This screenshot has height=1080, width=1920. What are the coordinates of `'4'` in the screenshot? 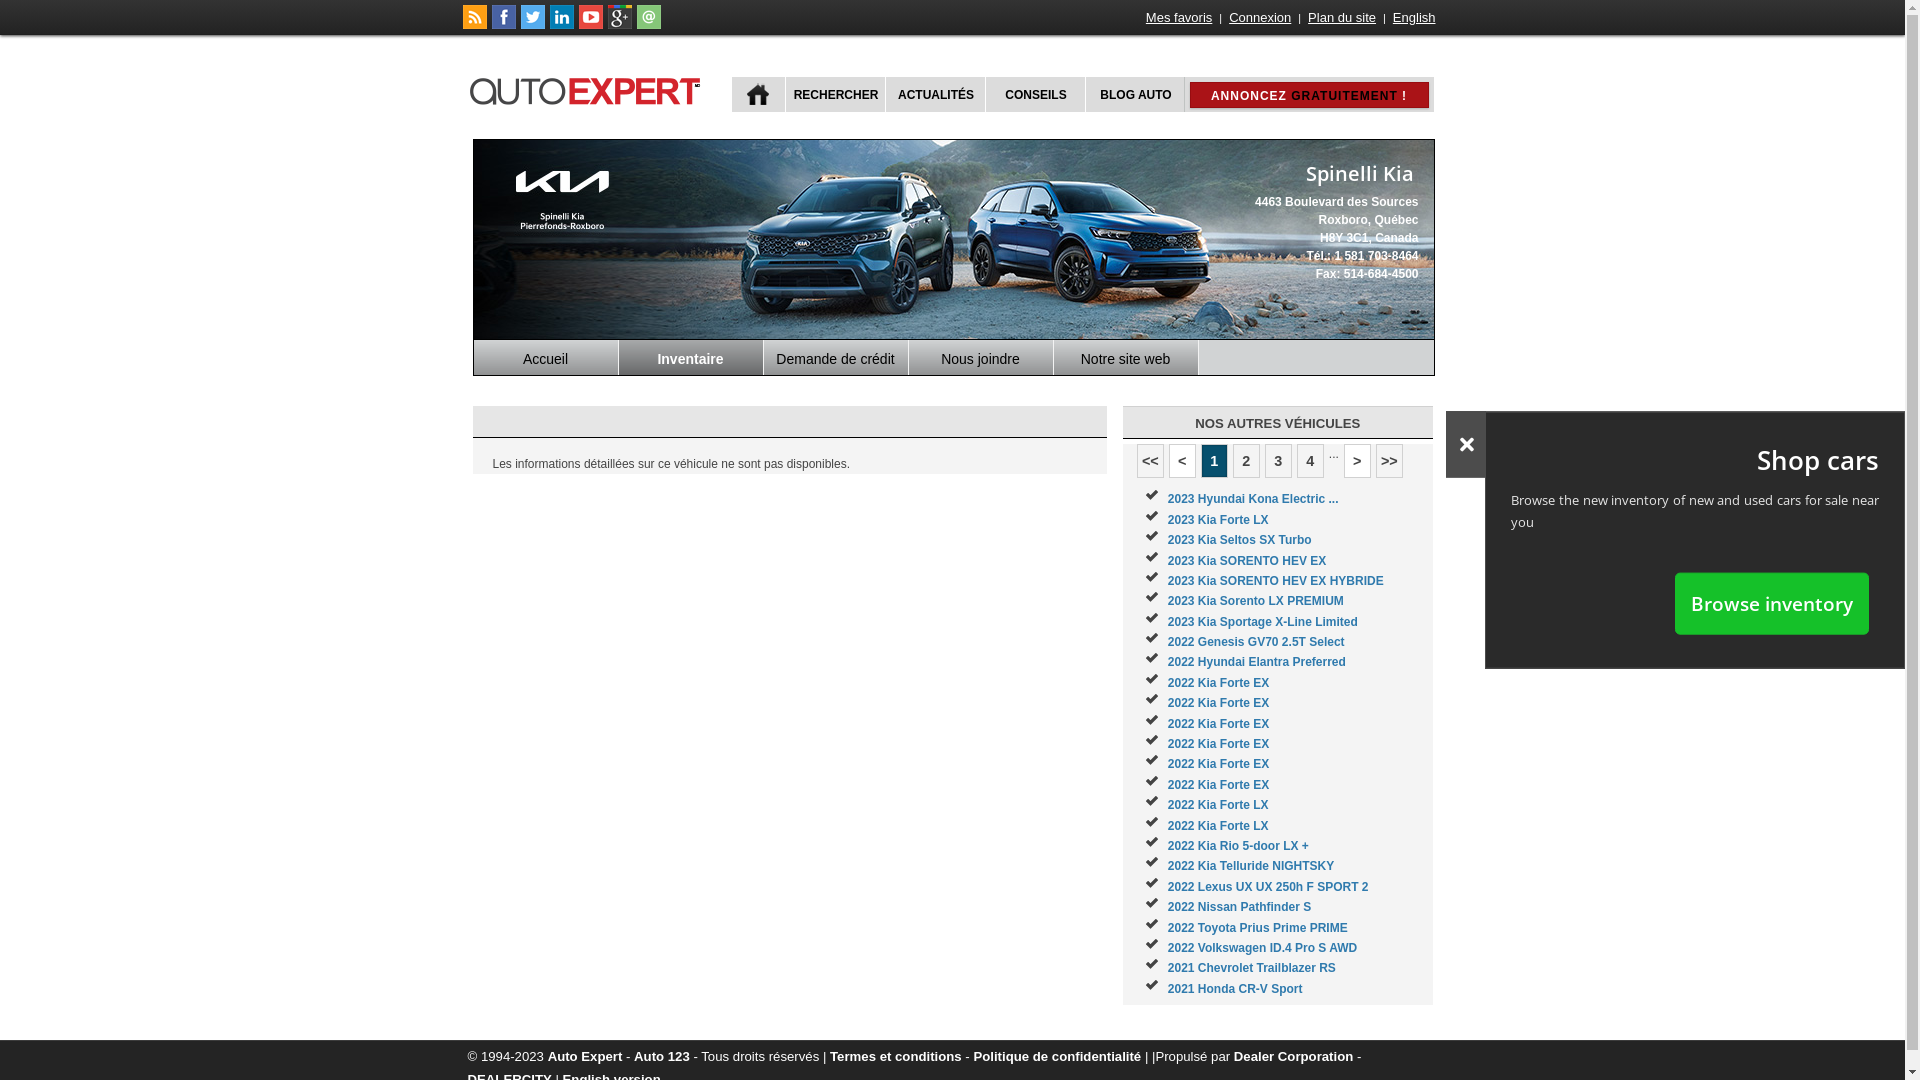 It's located at (1310, 461).